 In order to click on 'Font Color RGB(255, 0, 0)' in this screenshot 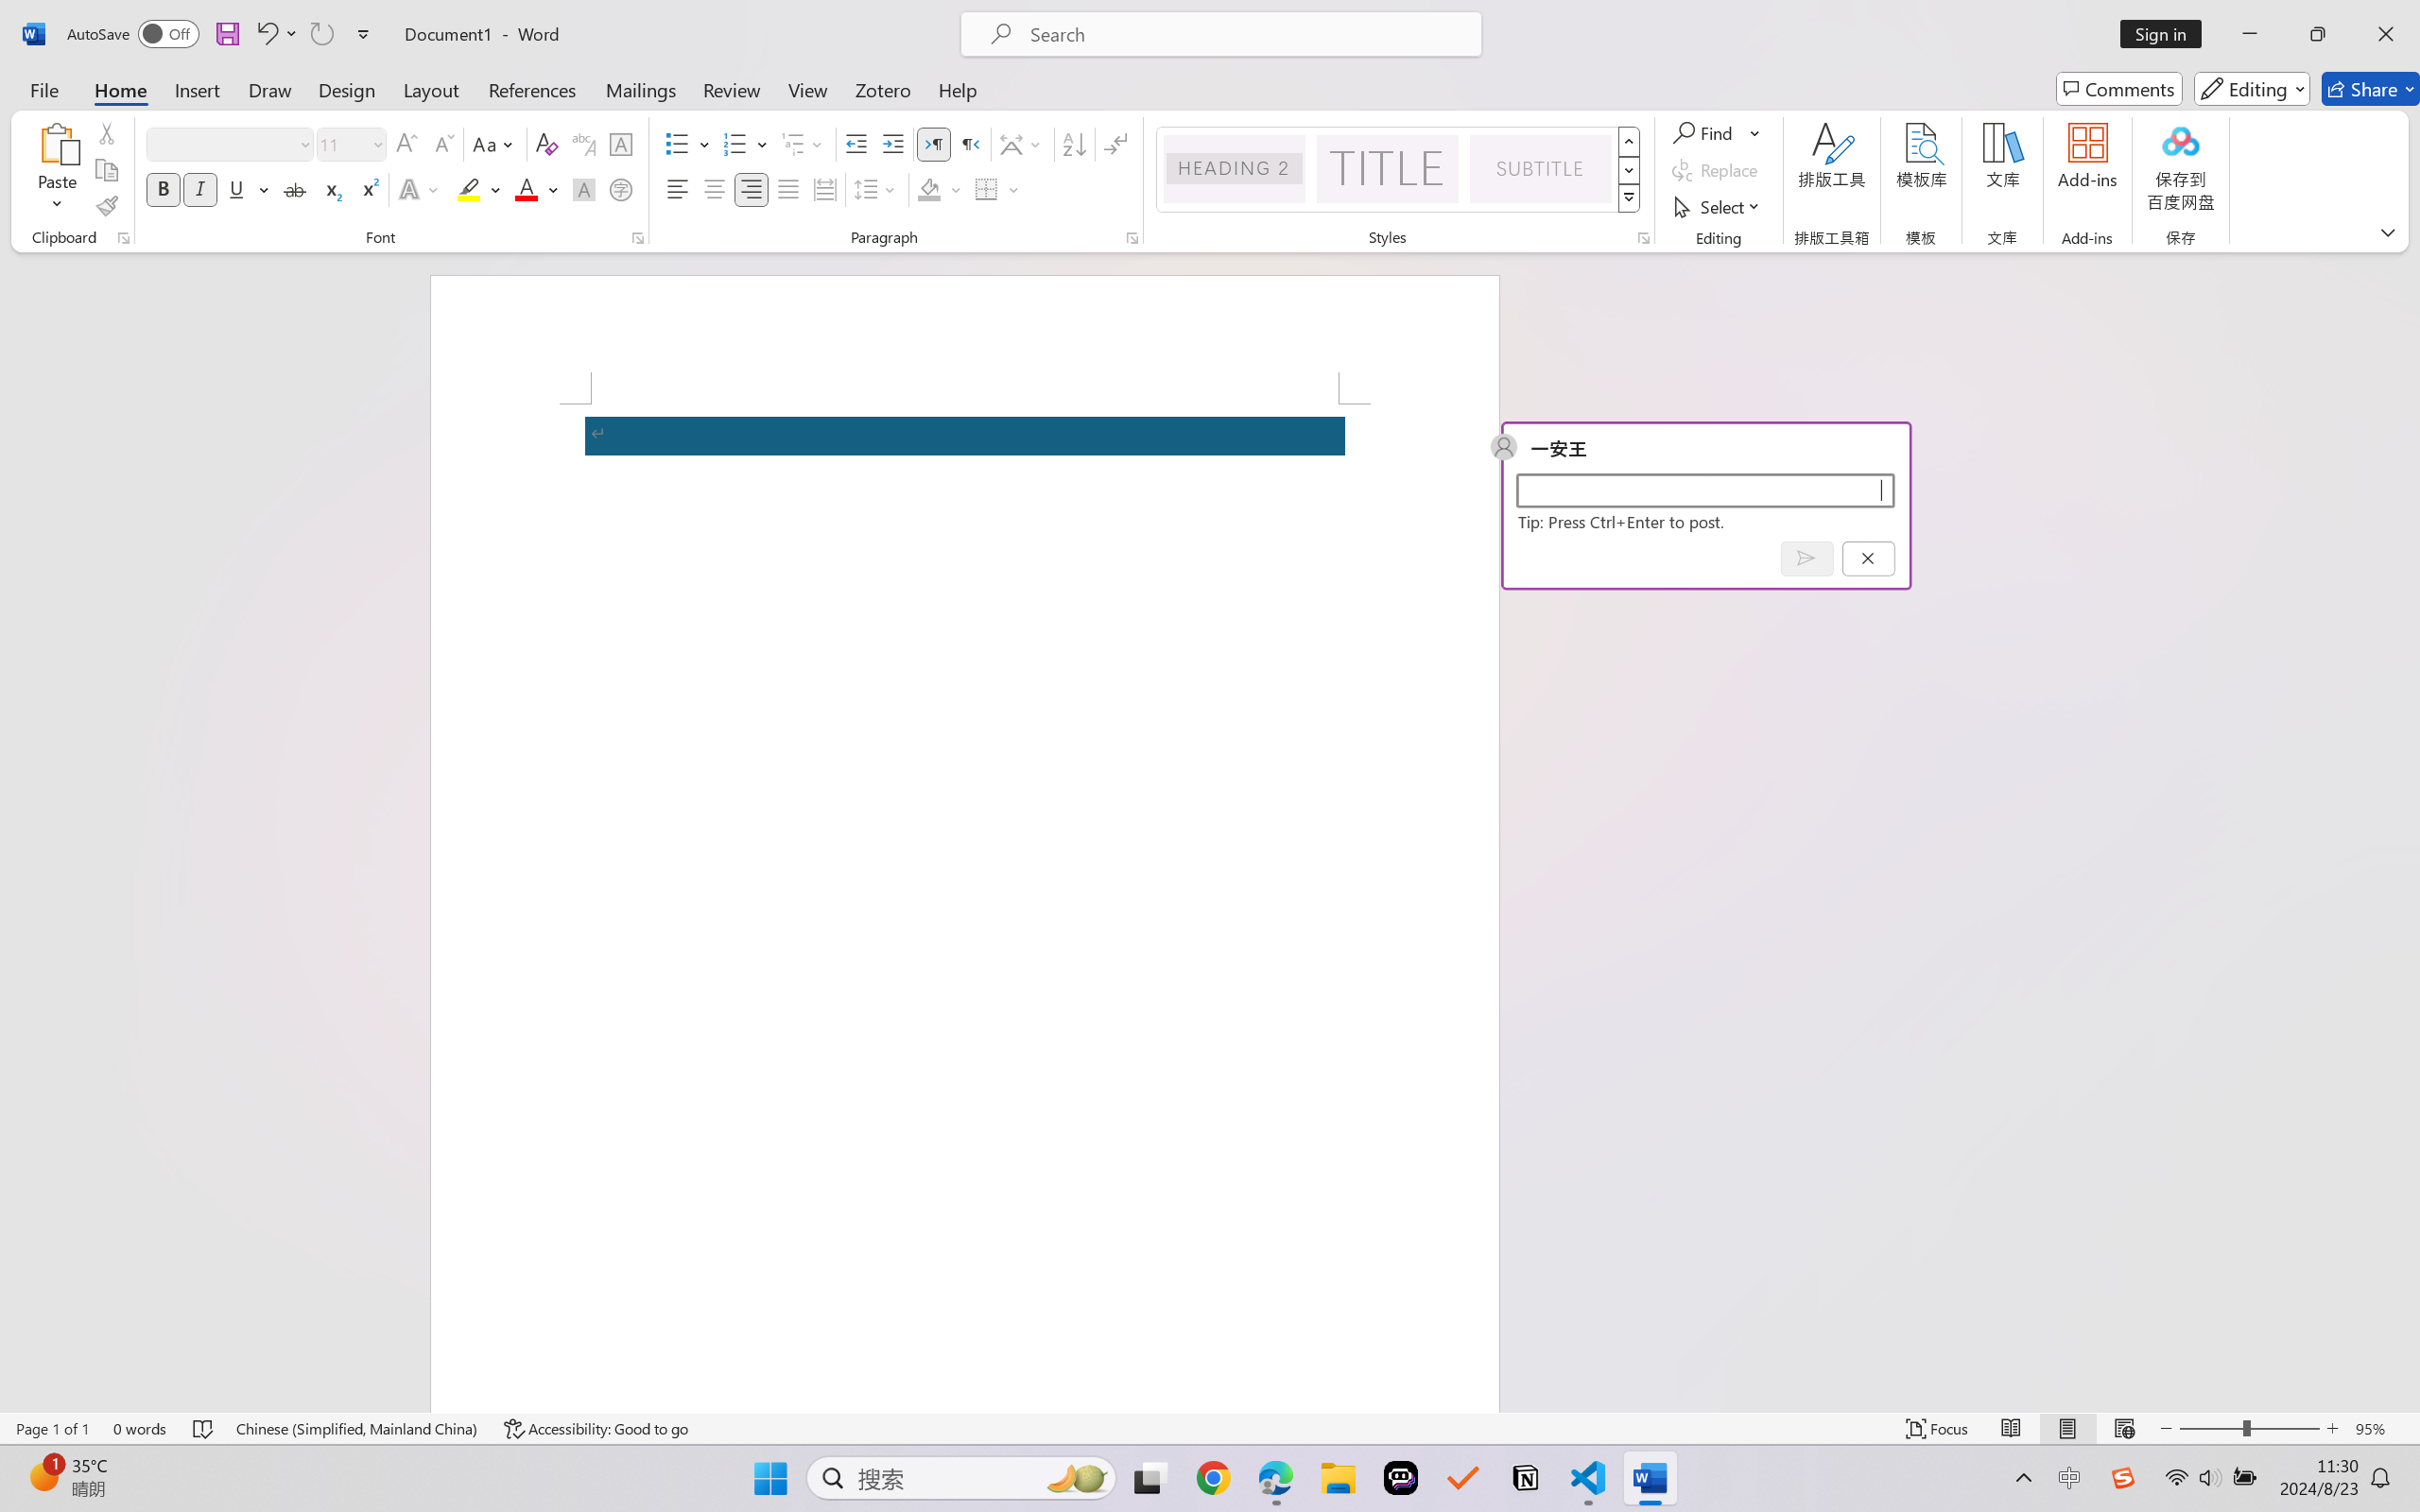, I will do `click(527, 188)`.